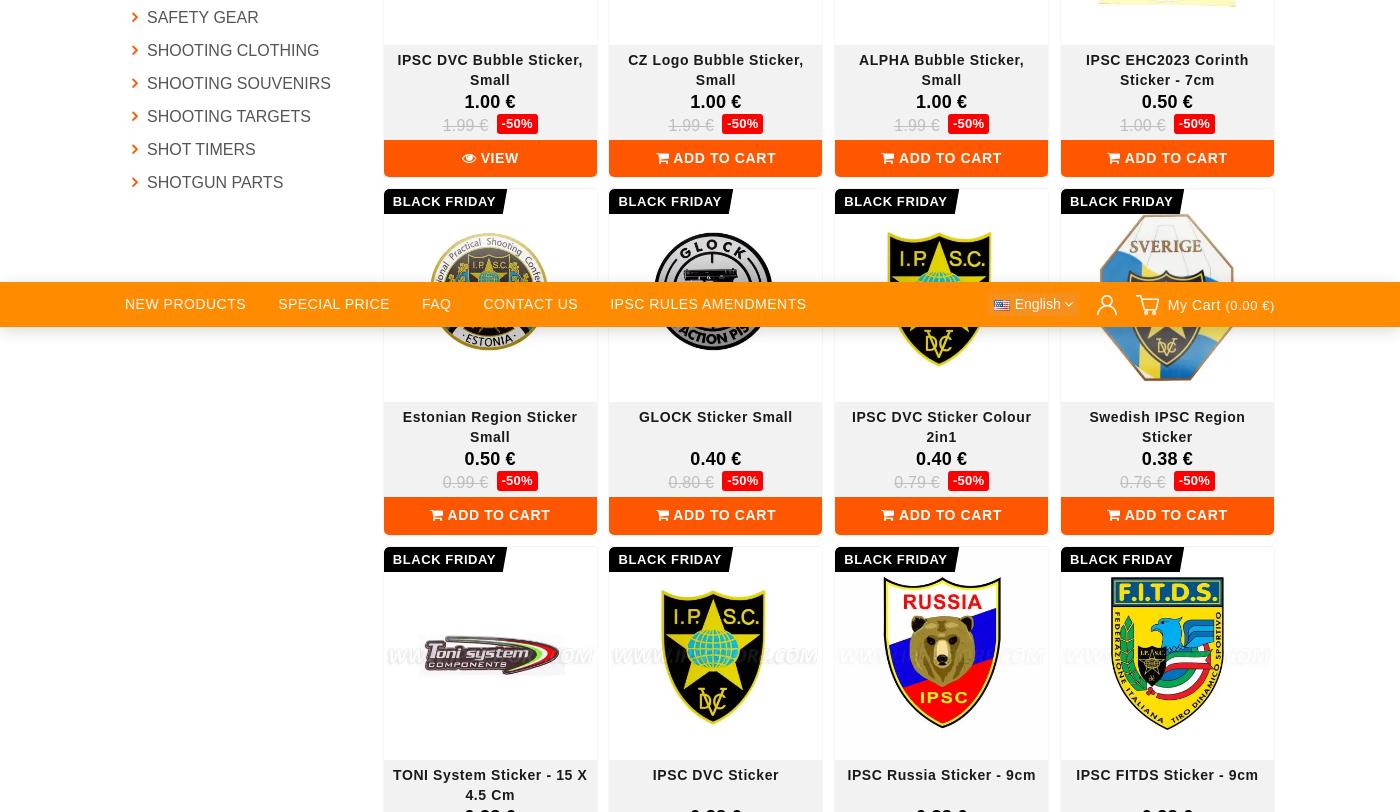 This screenshot has height=812, width=1400. I want to click on 'Payment by Credit Card', so click(441, 193).